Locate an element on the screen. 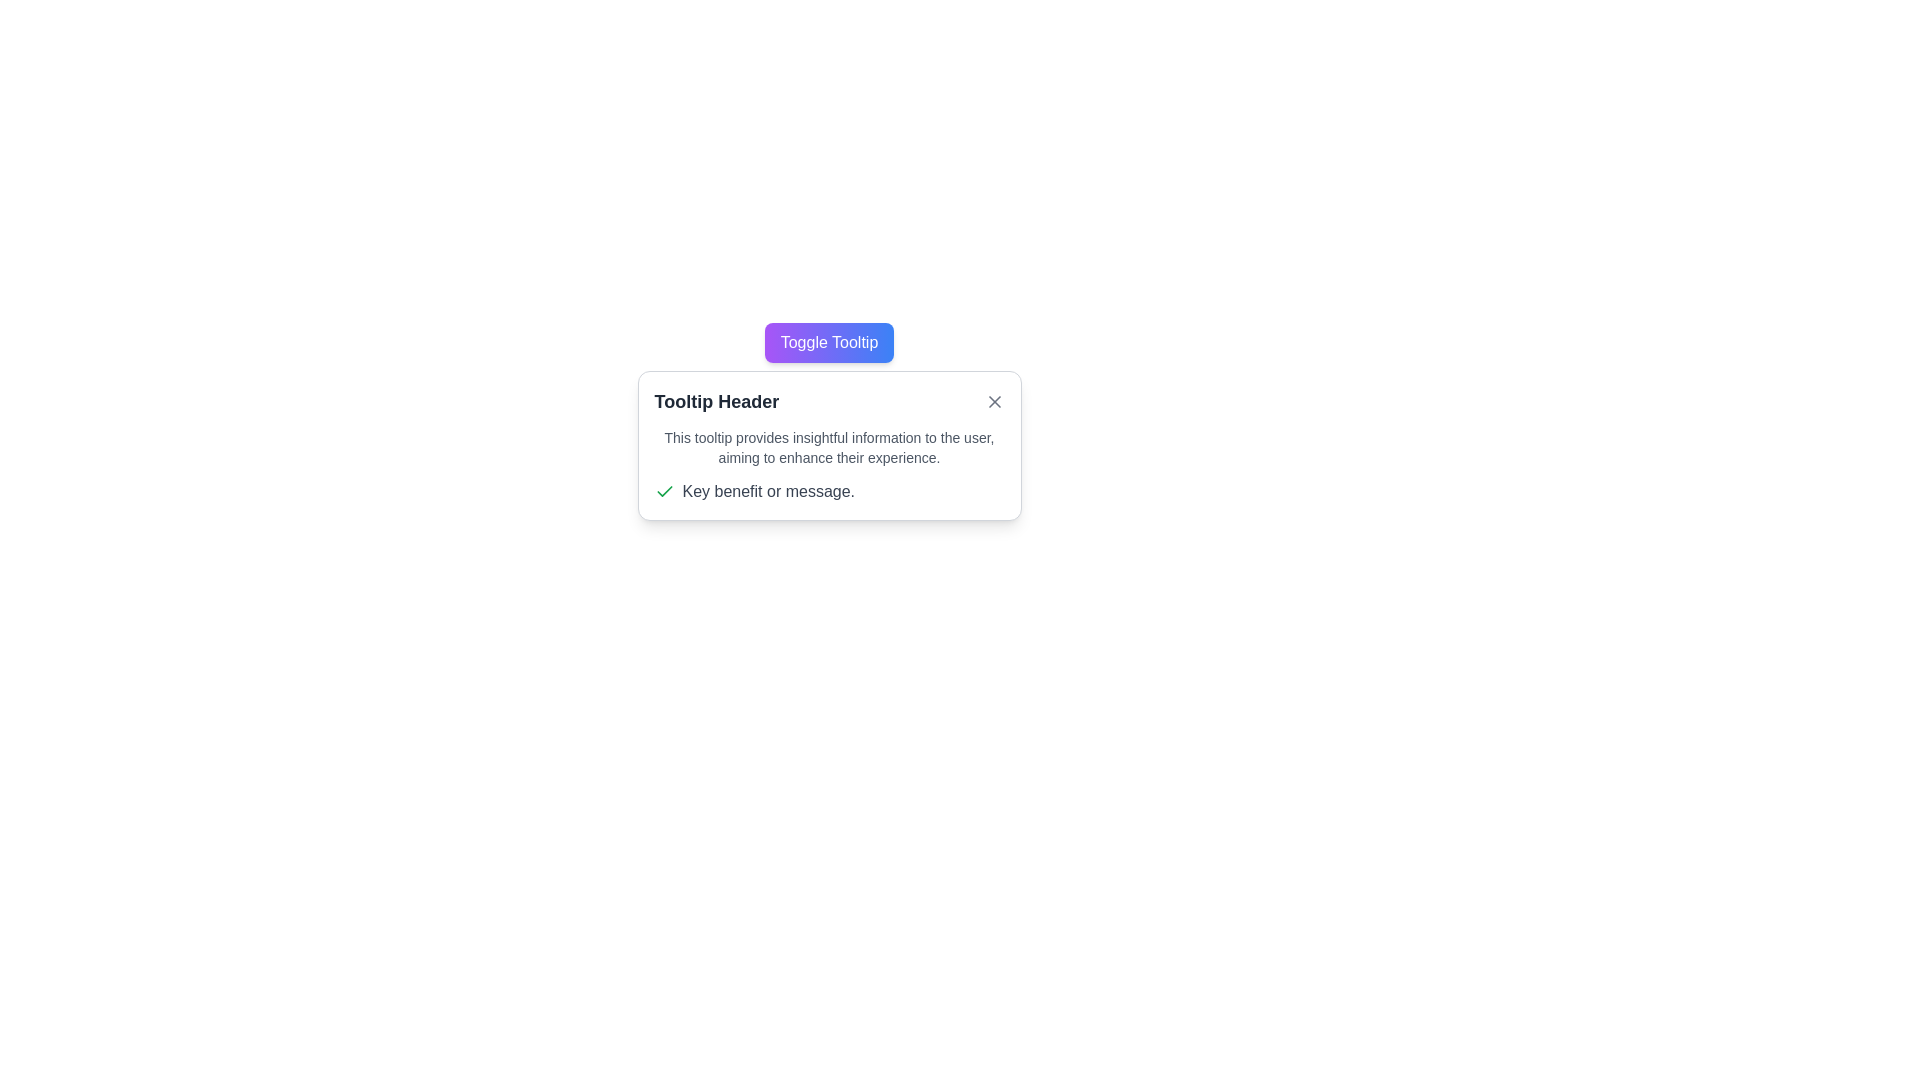 This screenshot has width=1920, height=1080. the header text element located at the upper-left section of the modal tooltip, which serves as the title or label for the content below it is located at coordinates (716, 401).